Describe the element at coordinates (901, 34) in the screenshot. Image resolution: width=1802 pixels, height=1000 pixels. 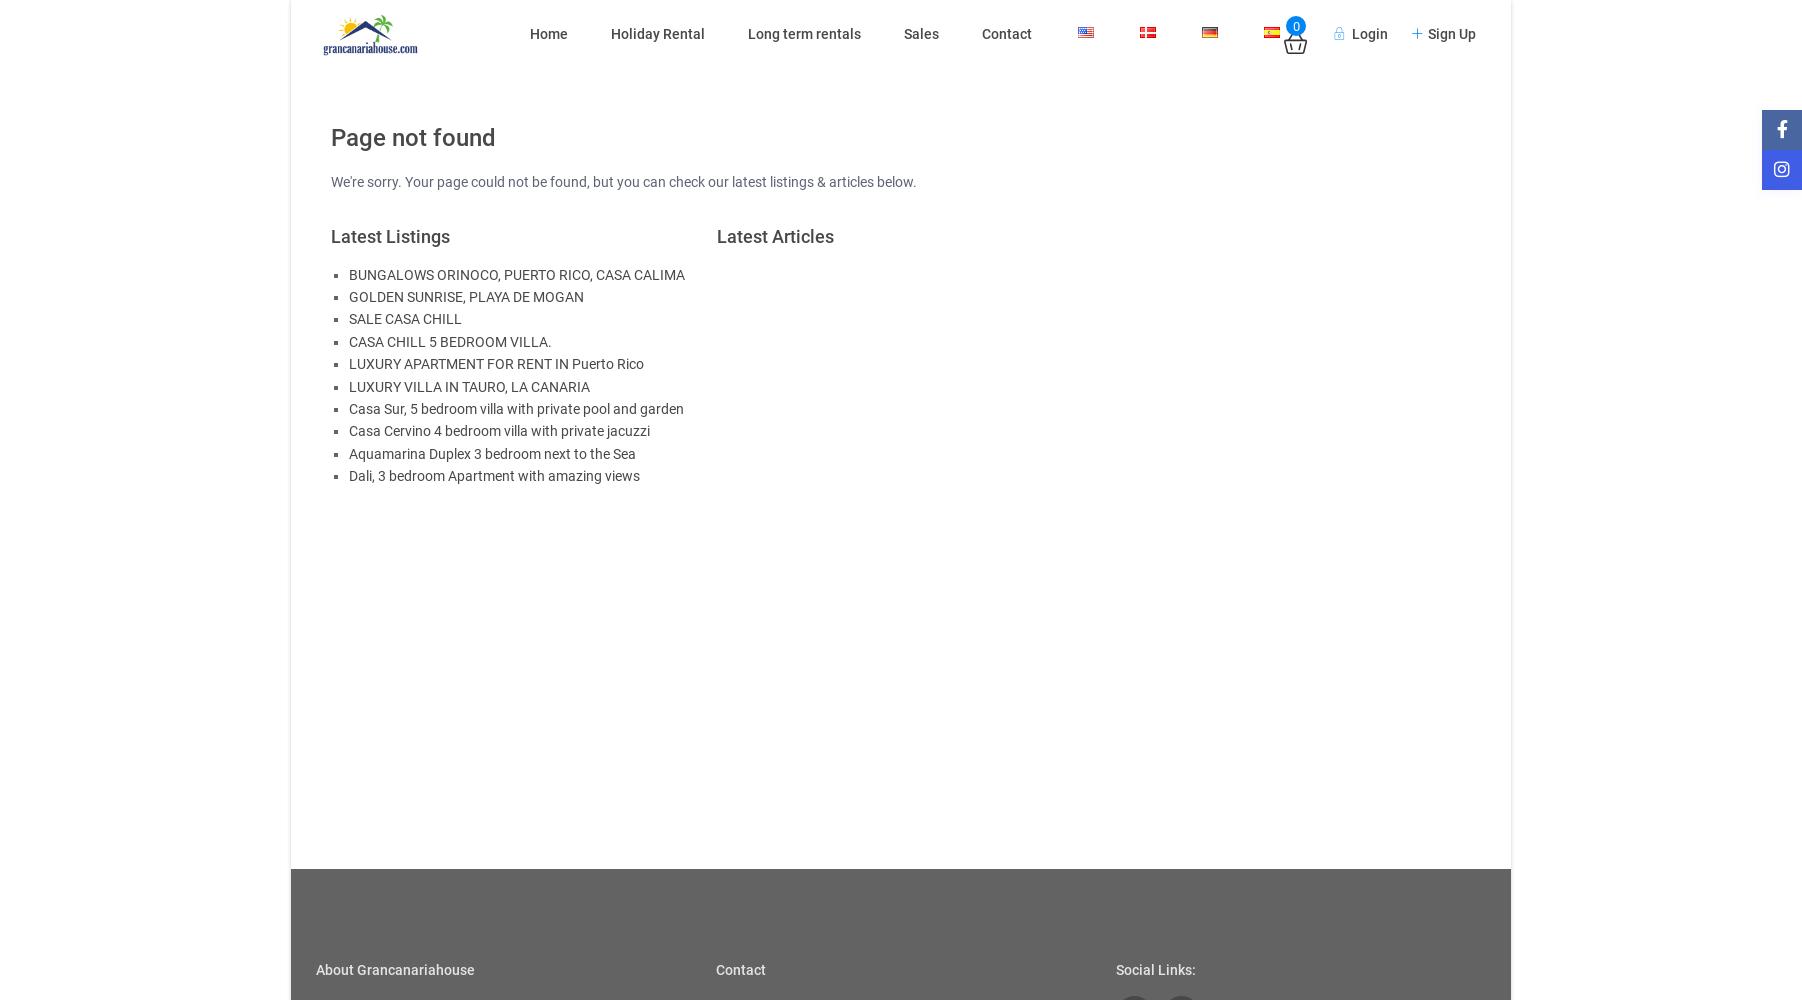
I see `'Sales'` at that location.